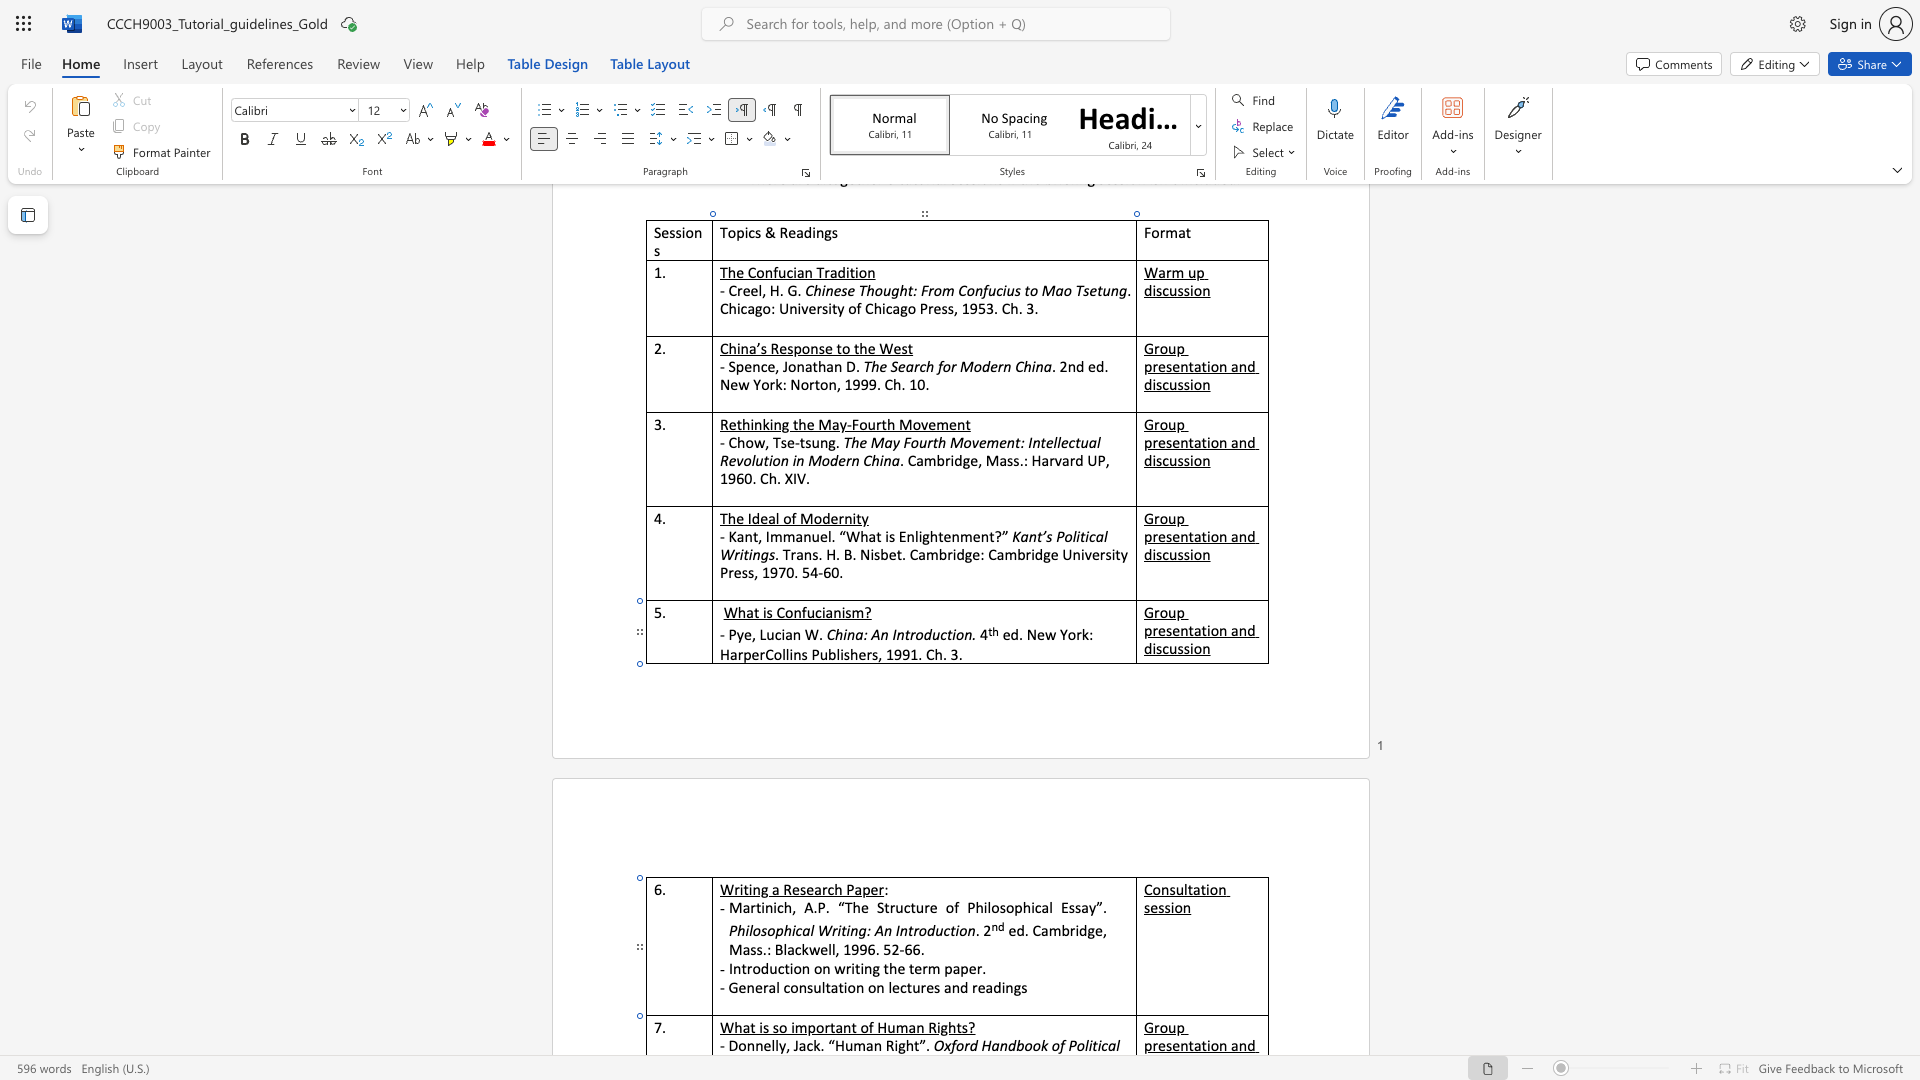  I want to click on the 2th character "a" in the text, so click(1111, 1044).